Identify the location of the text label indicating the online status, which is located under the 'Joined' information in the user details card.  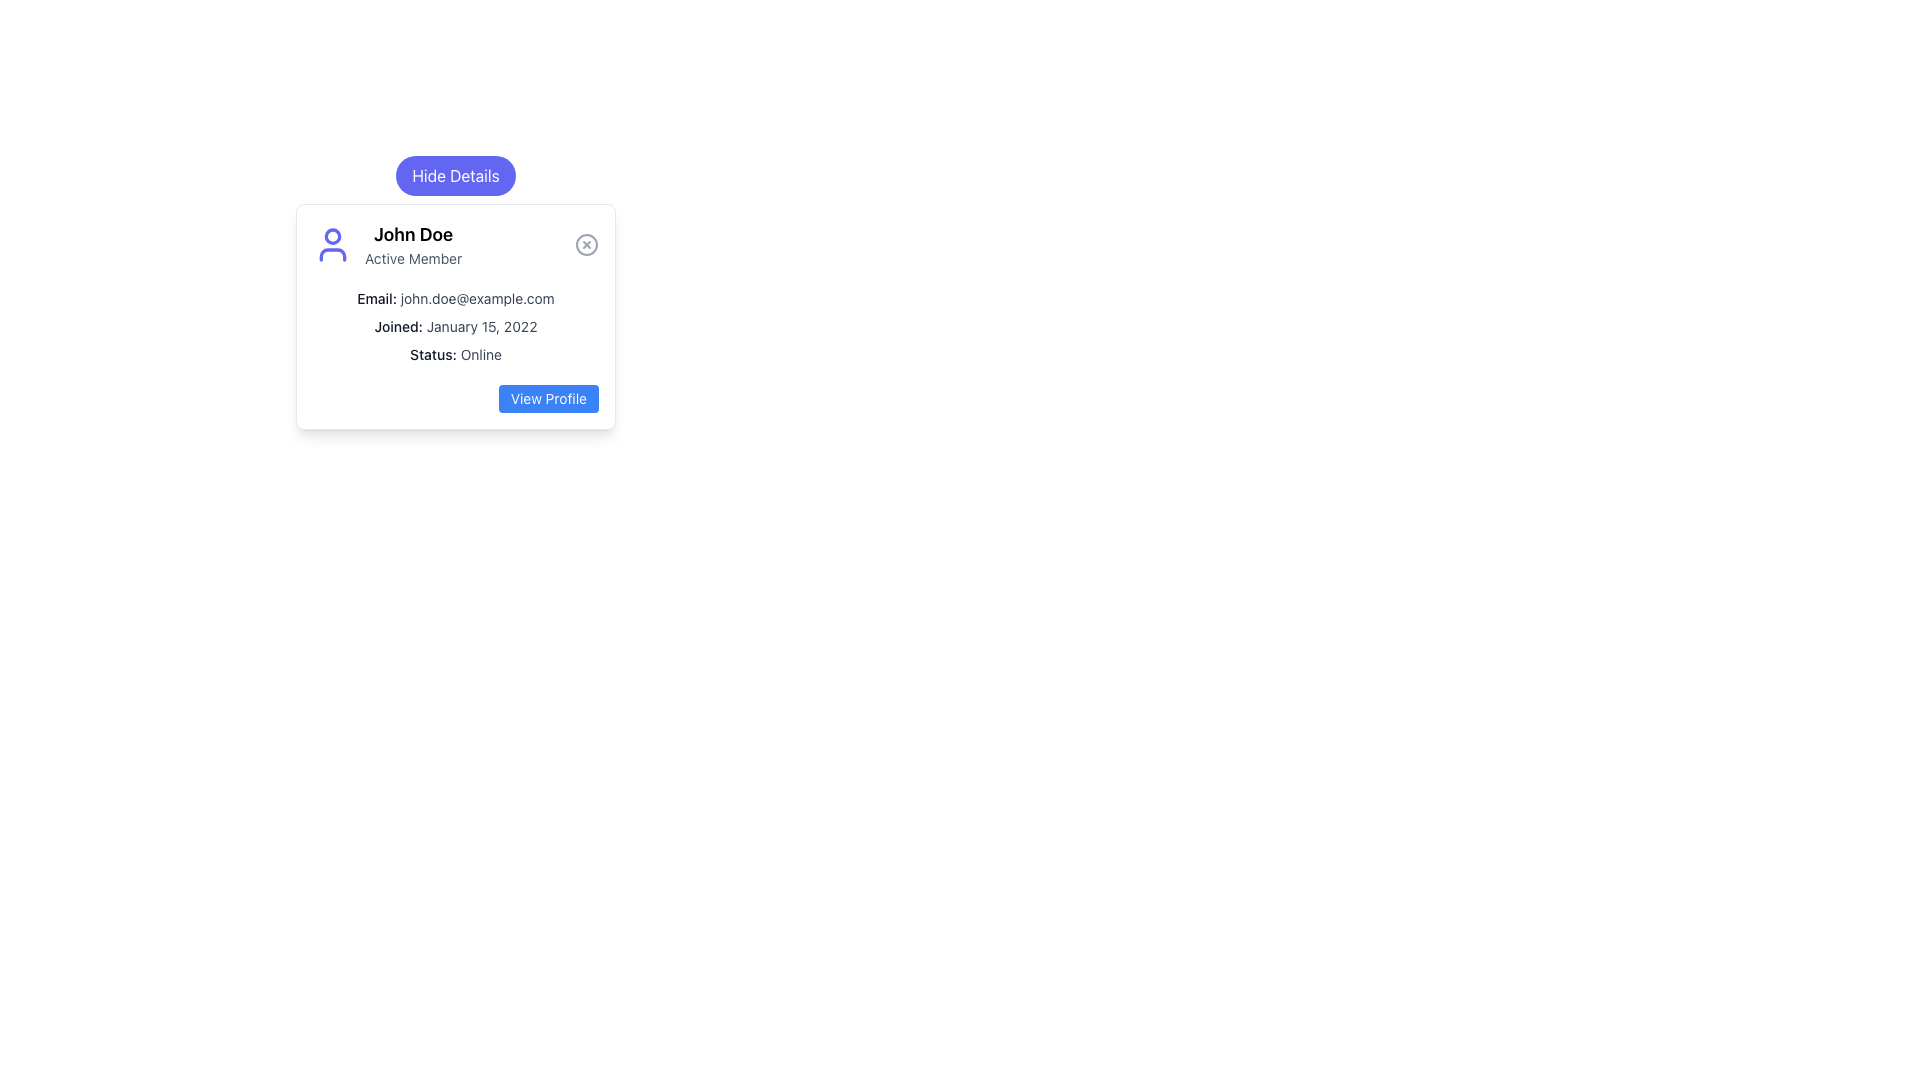
(432, 353).